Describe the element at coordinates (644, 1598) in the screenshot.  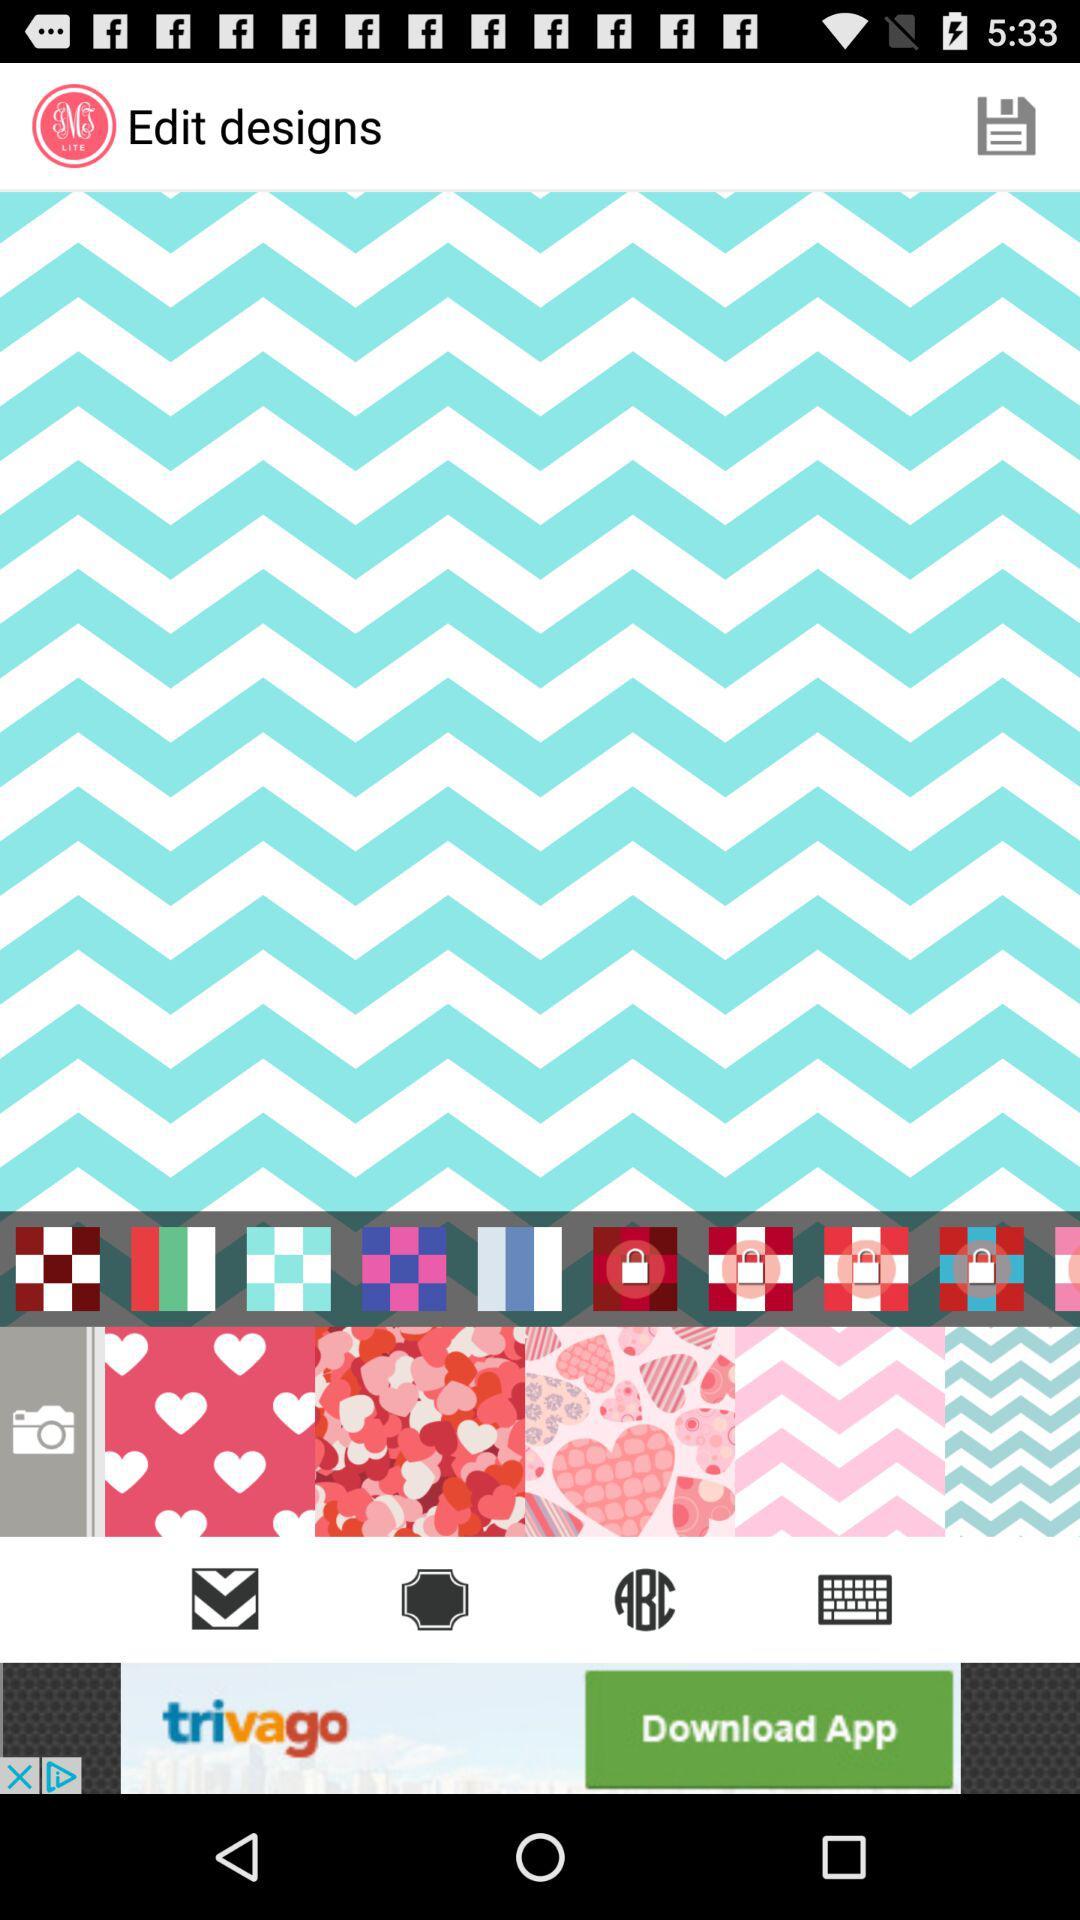
I see `abc symbol` at that location.